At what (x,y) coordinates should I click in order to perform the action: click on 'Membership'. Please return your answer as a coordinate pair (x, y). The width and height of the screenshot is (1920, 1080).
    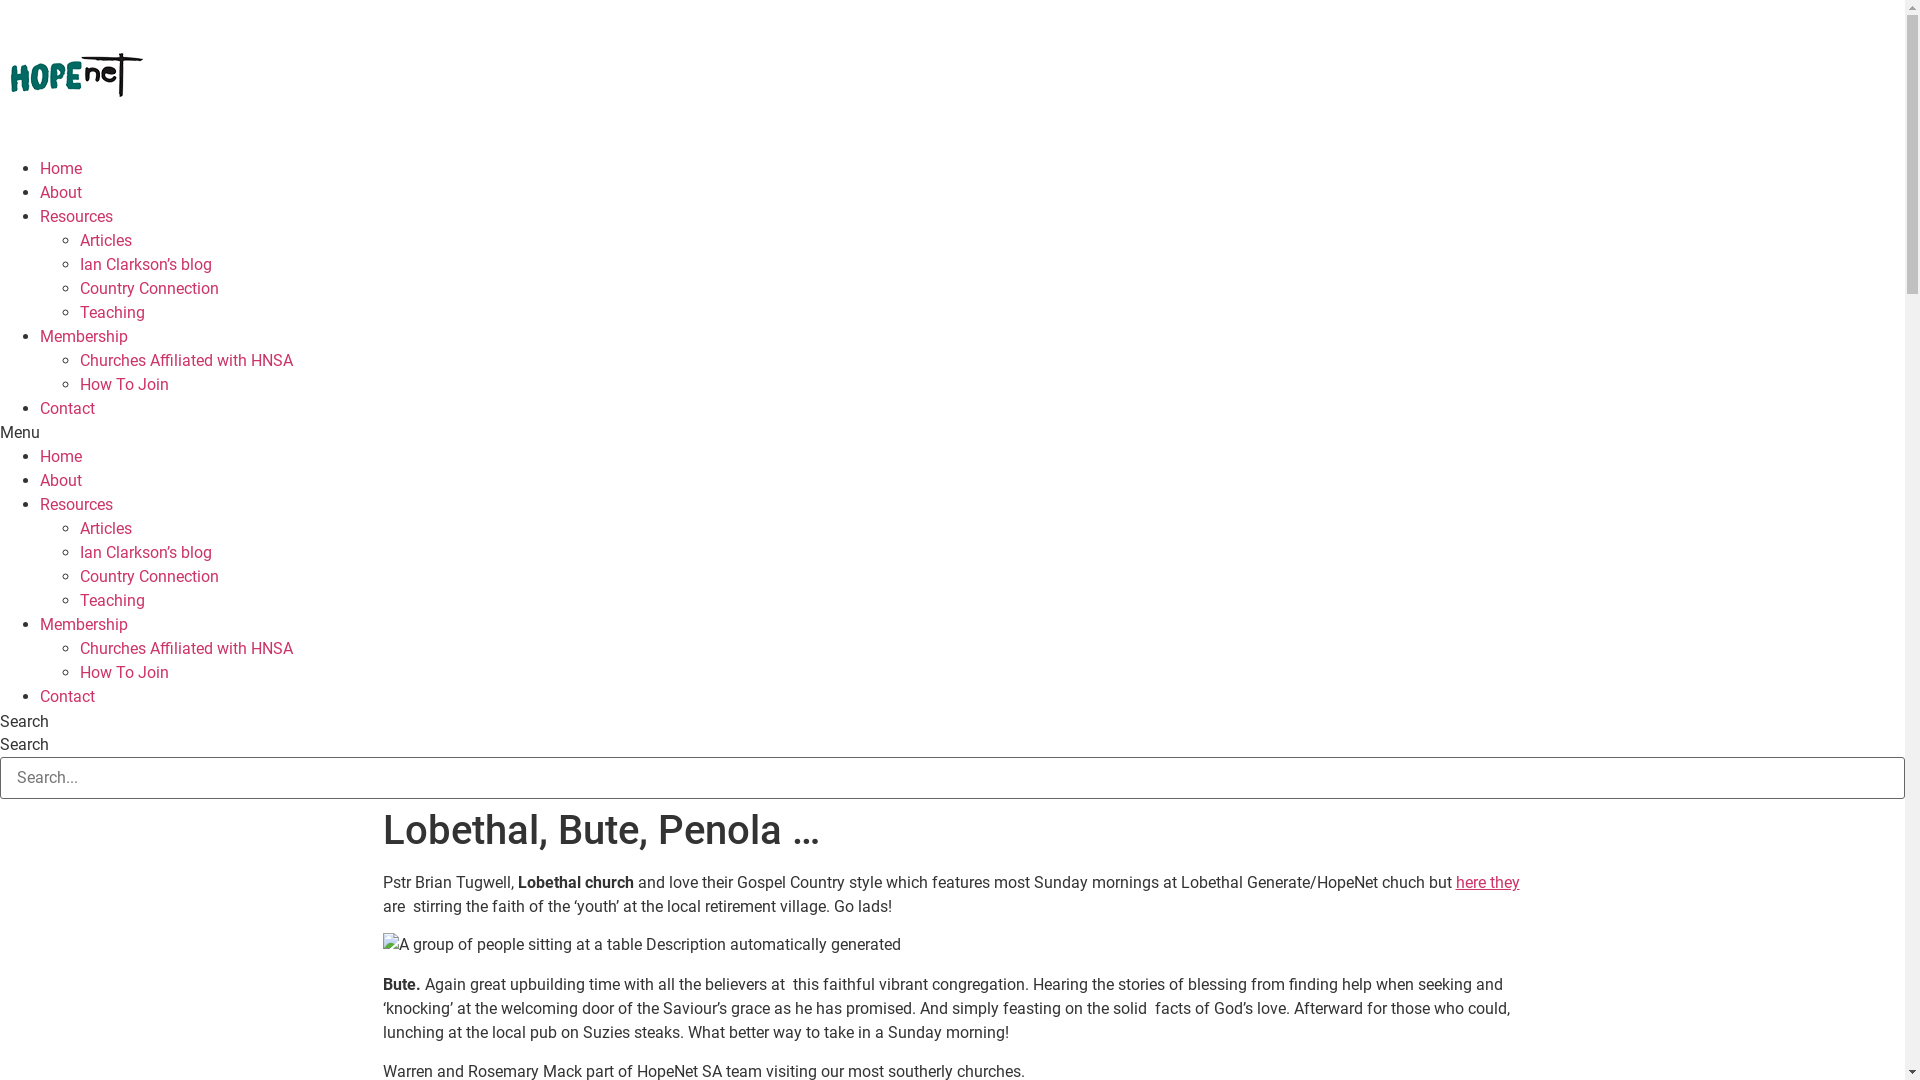
    Looking at the image, I should click on (82, 623).